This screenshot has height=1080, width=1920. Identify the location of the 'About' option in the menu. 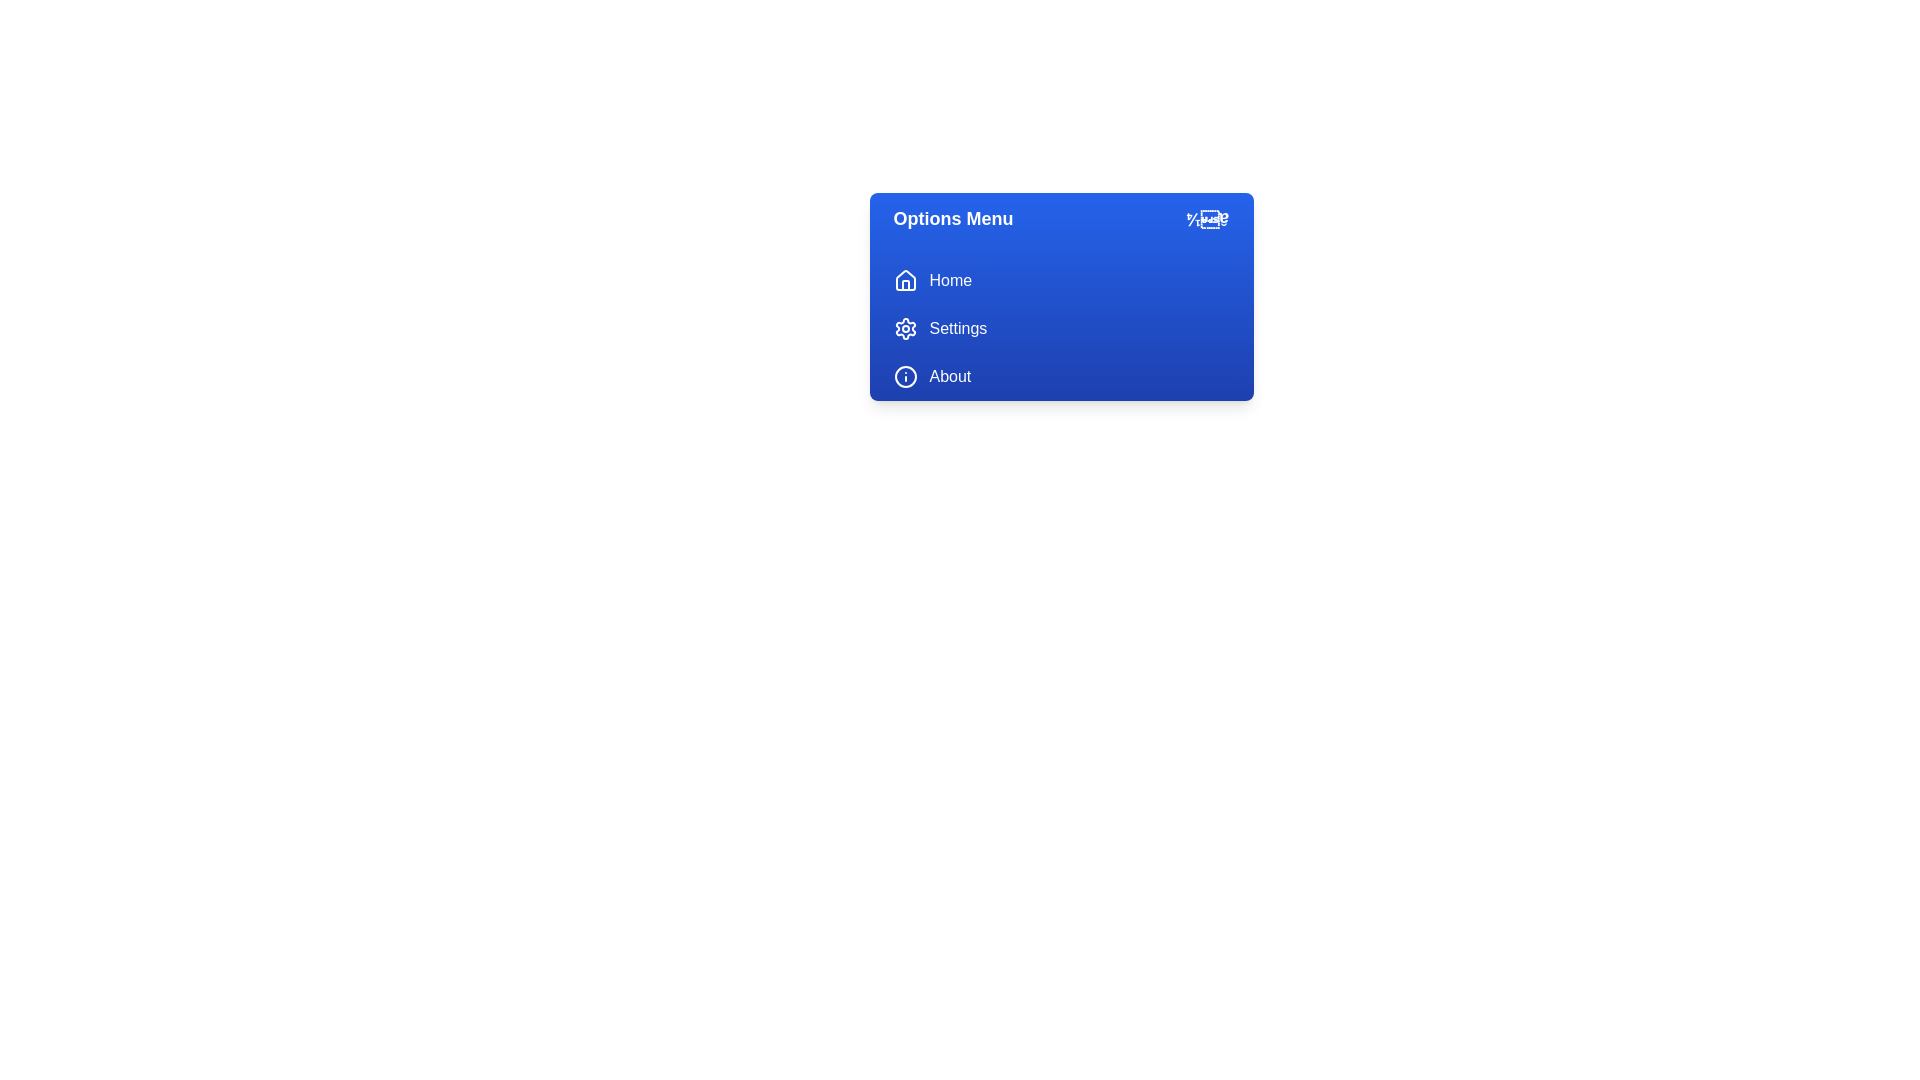
(1060, 377).